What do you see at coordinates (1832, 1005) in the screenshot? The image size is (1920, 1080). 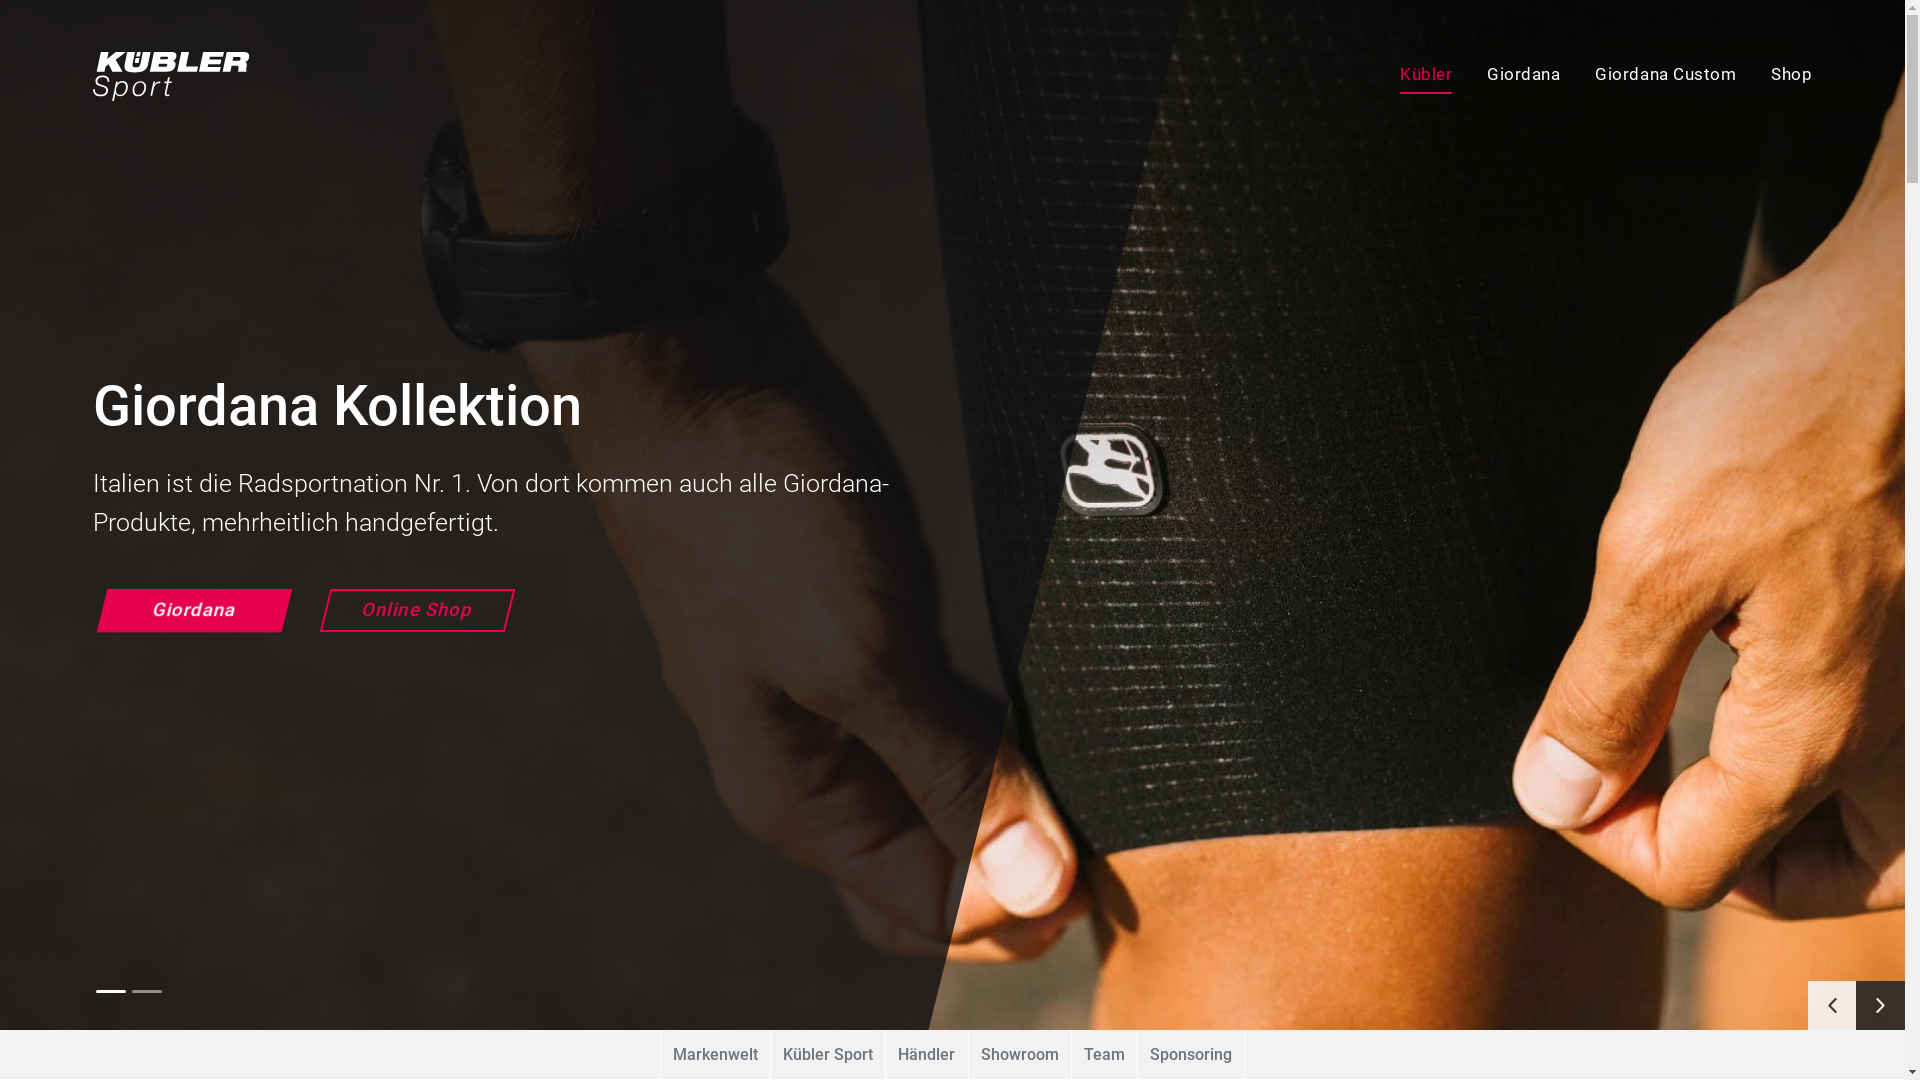 I see `'Previous'` at bounding box center [1832, 1005].